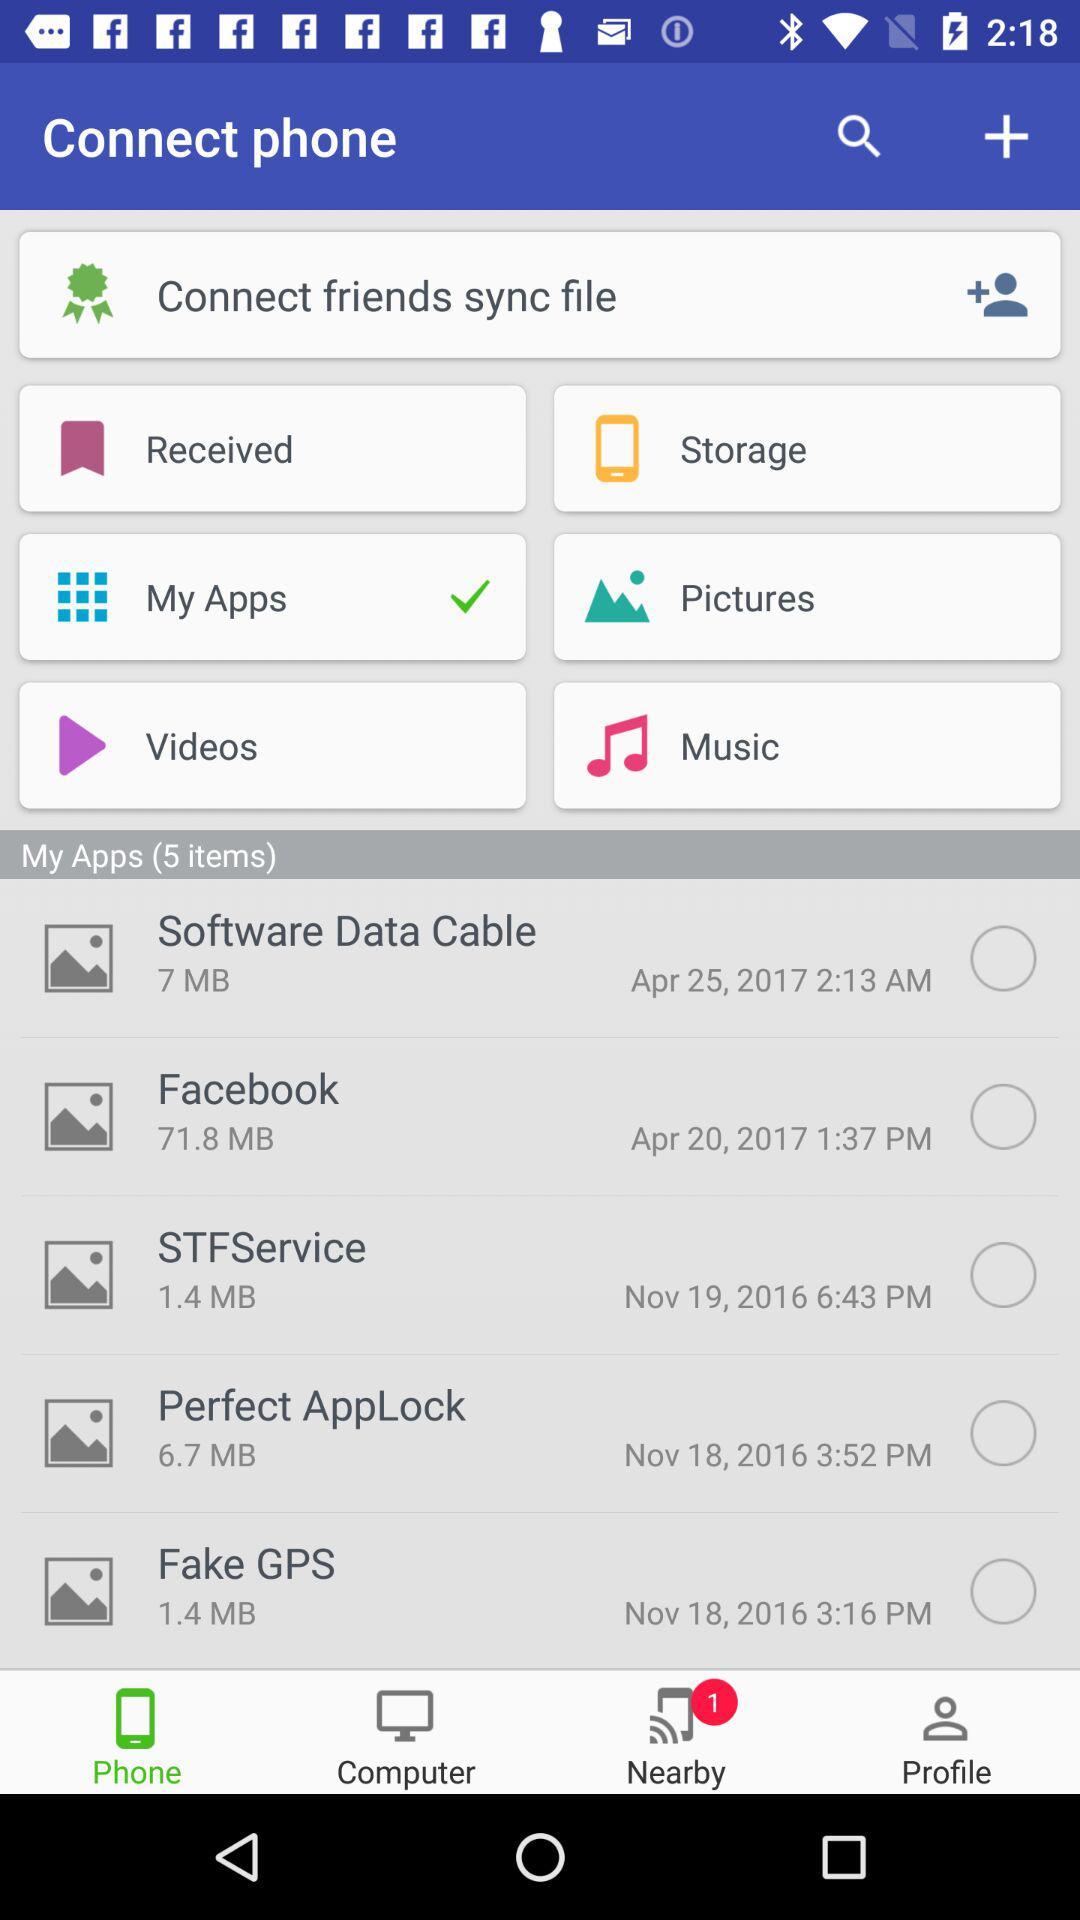 Image resolution: width=1080 pixels, height=1920 pixels. What do you see at coordinates (346, 928) in the screenshot?
I see `software data cable app` at bounding box center [346, 928].